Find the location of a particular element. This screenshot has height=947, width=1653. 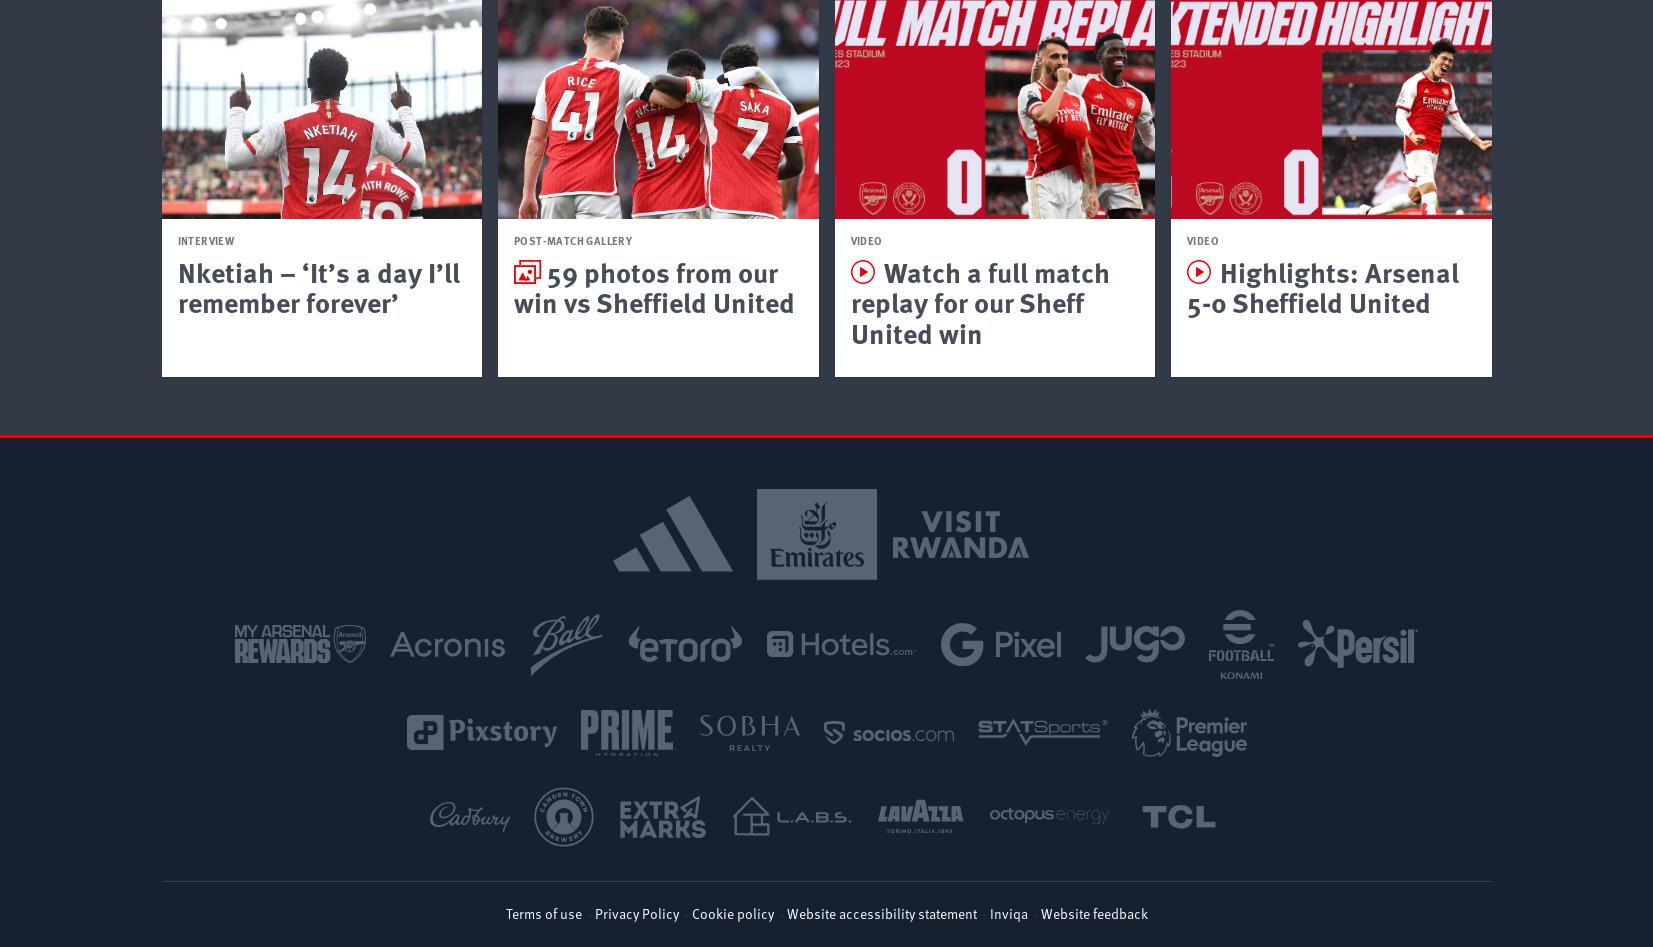

'Terms of use' is located at coordinates (542, 911).